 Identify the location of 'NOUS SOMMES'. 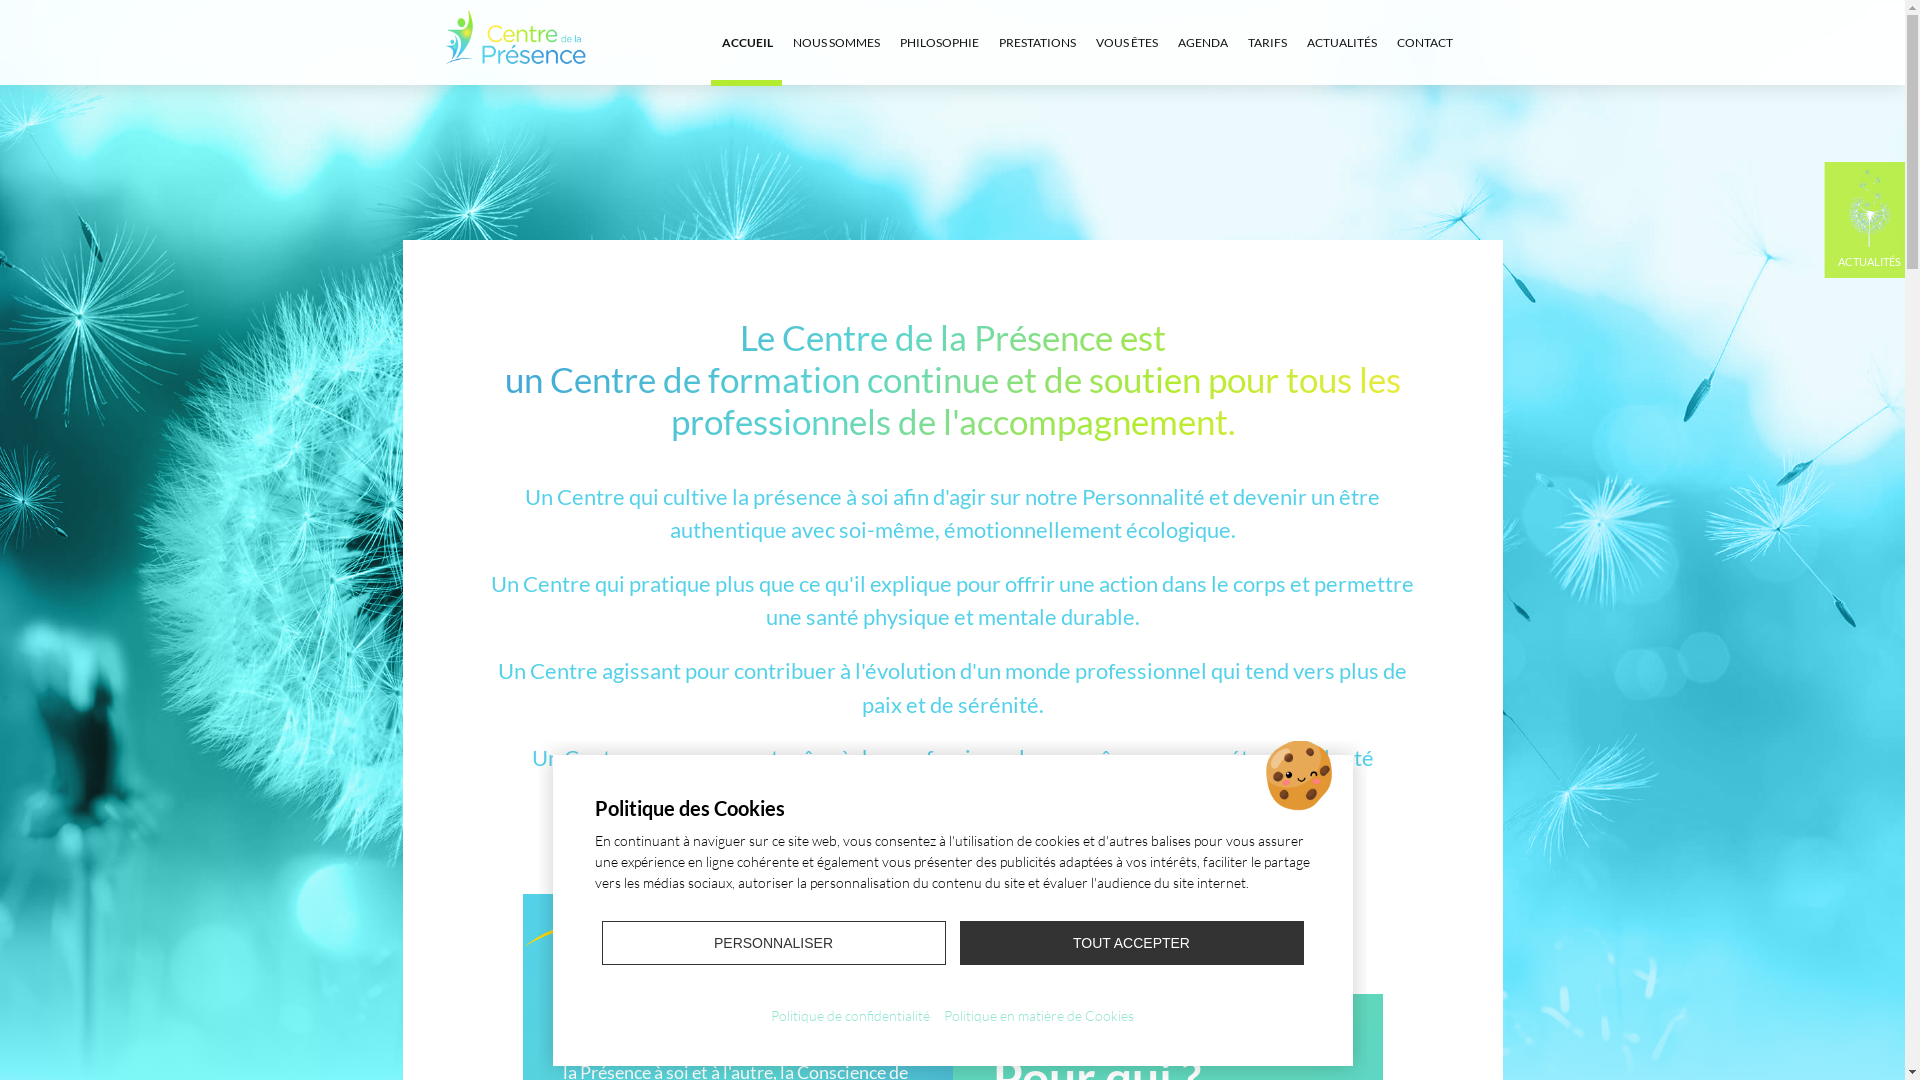
(835, 42).